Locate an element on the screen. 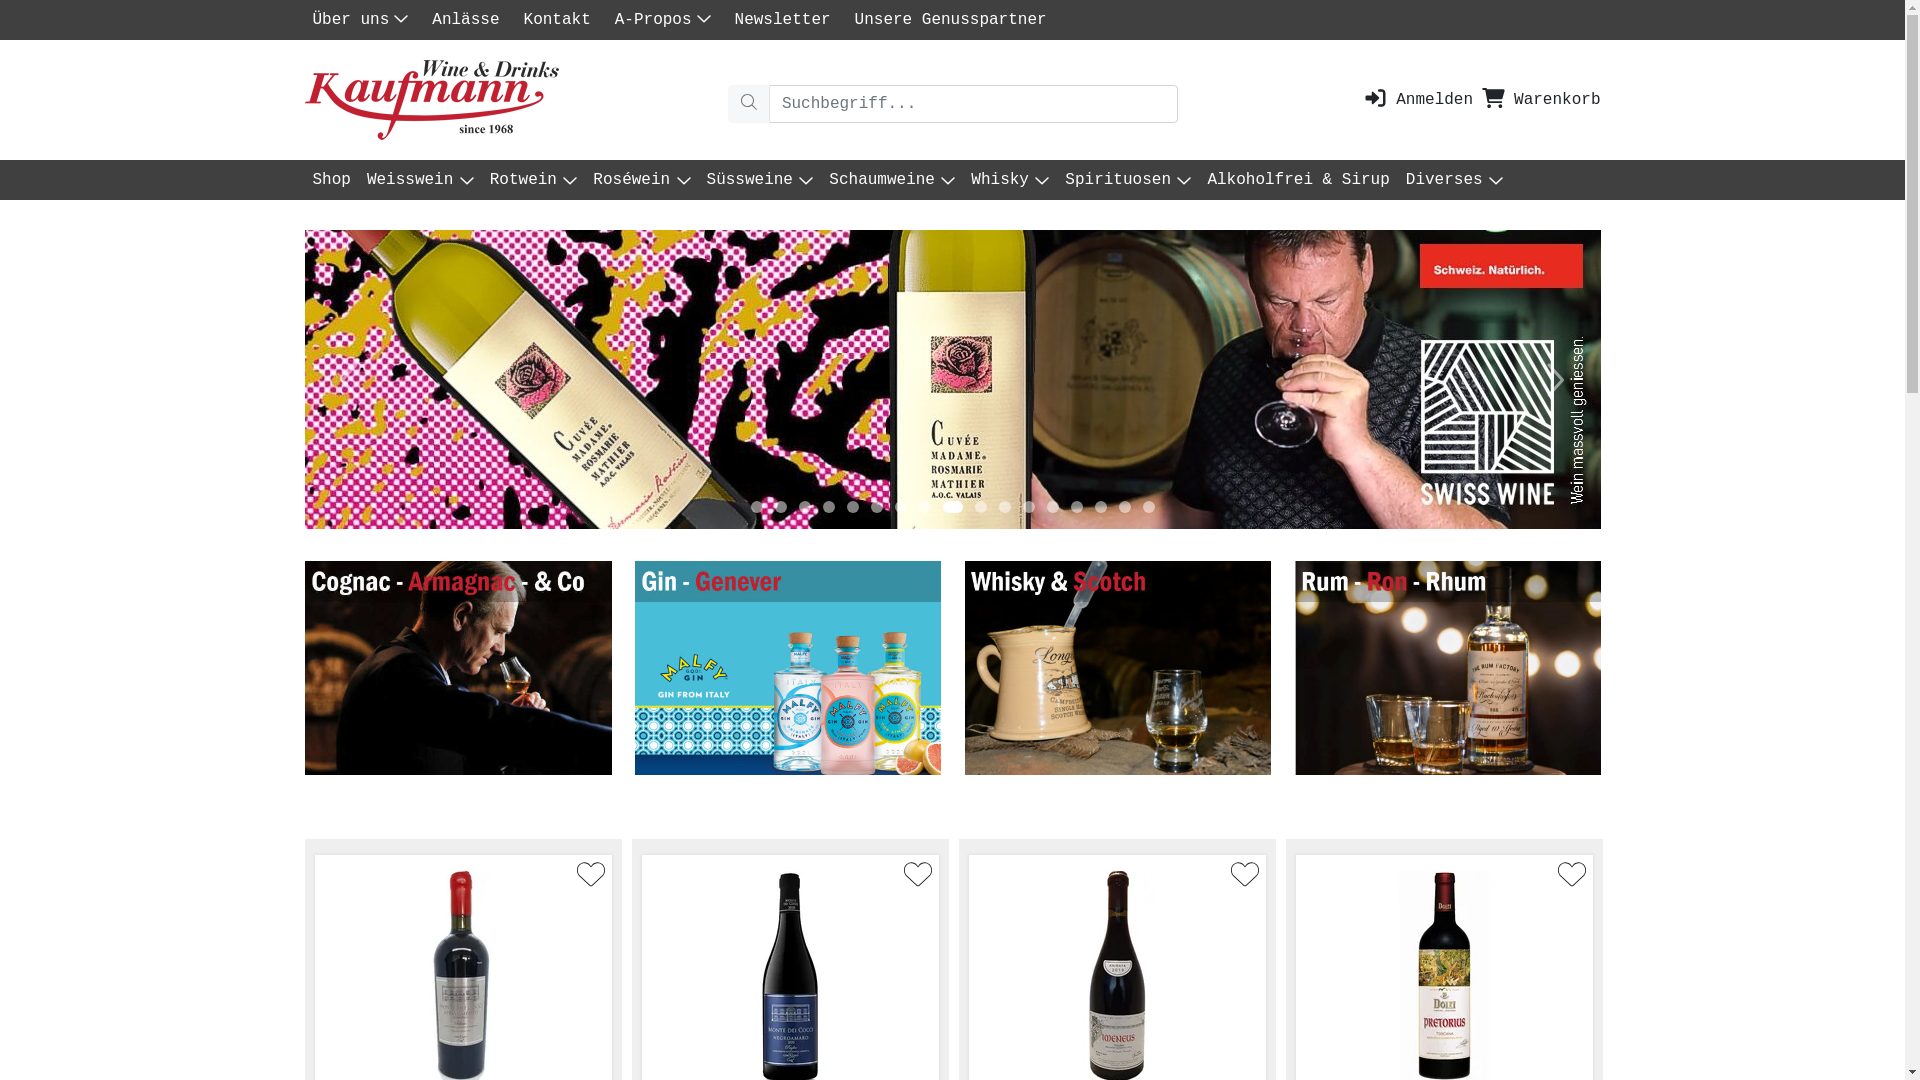 The width and height of the screenshot is (1920, 1080). 'Anmelden' is located at coordinates (1416, 100).